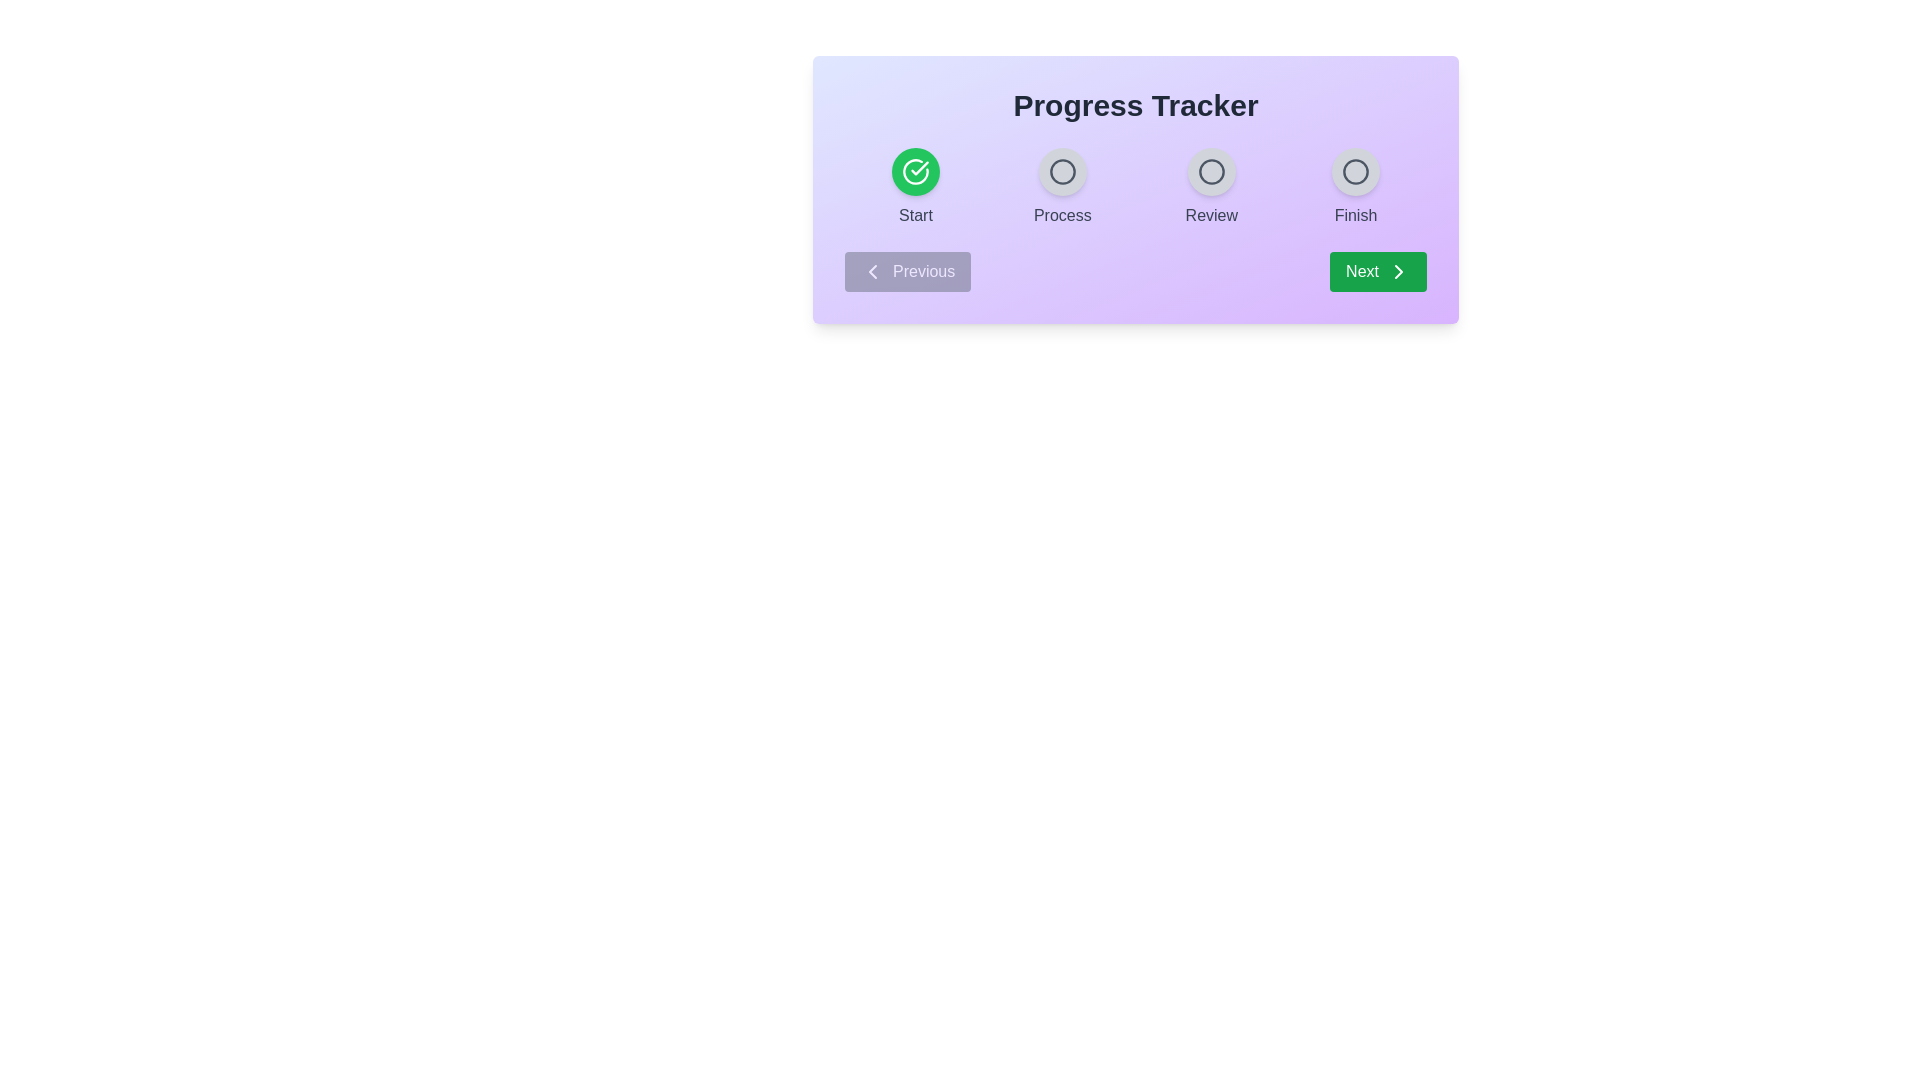 Image resolution: width=1920 pixels, height=1080 pixels. Describe the element at coordinates (907, 272) in the screenshot. I see `'Previous' button which has a gray background, white text, rounded corners, and a left-facing chevron icon, indicating it is currently inactive` at that location.